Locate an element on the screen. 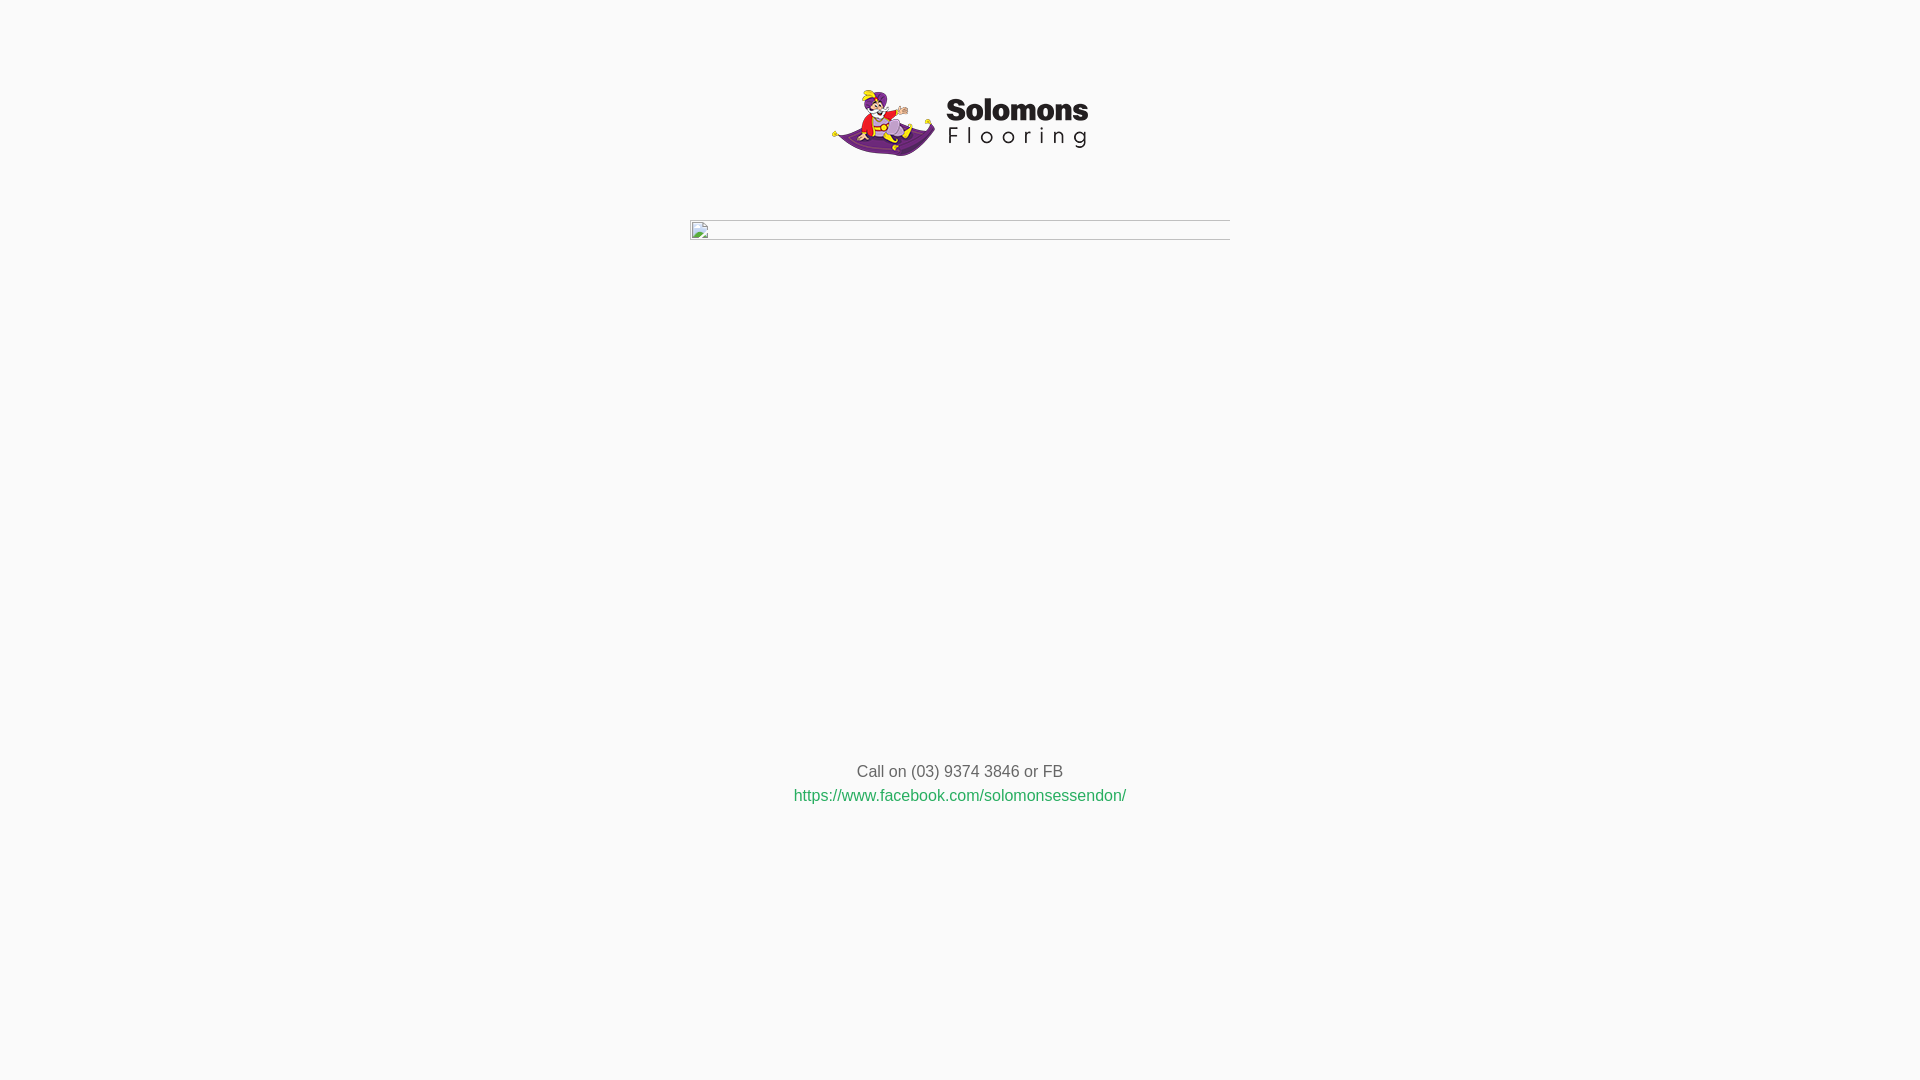  'https://www.facebook.com/solomonsessendon/' is located at coordinates (960, 794).